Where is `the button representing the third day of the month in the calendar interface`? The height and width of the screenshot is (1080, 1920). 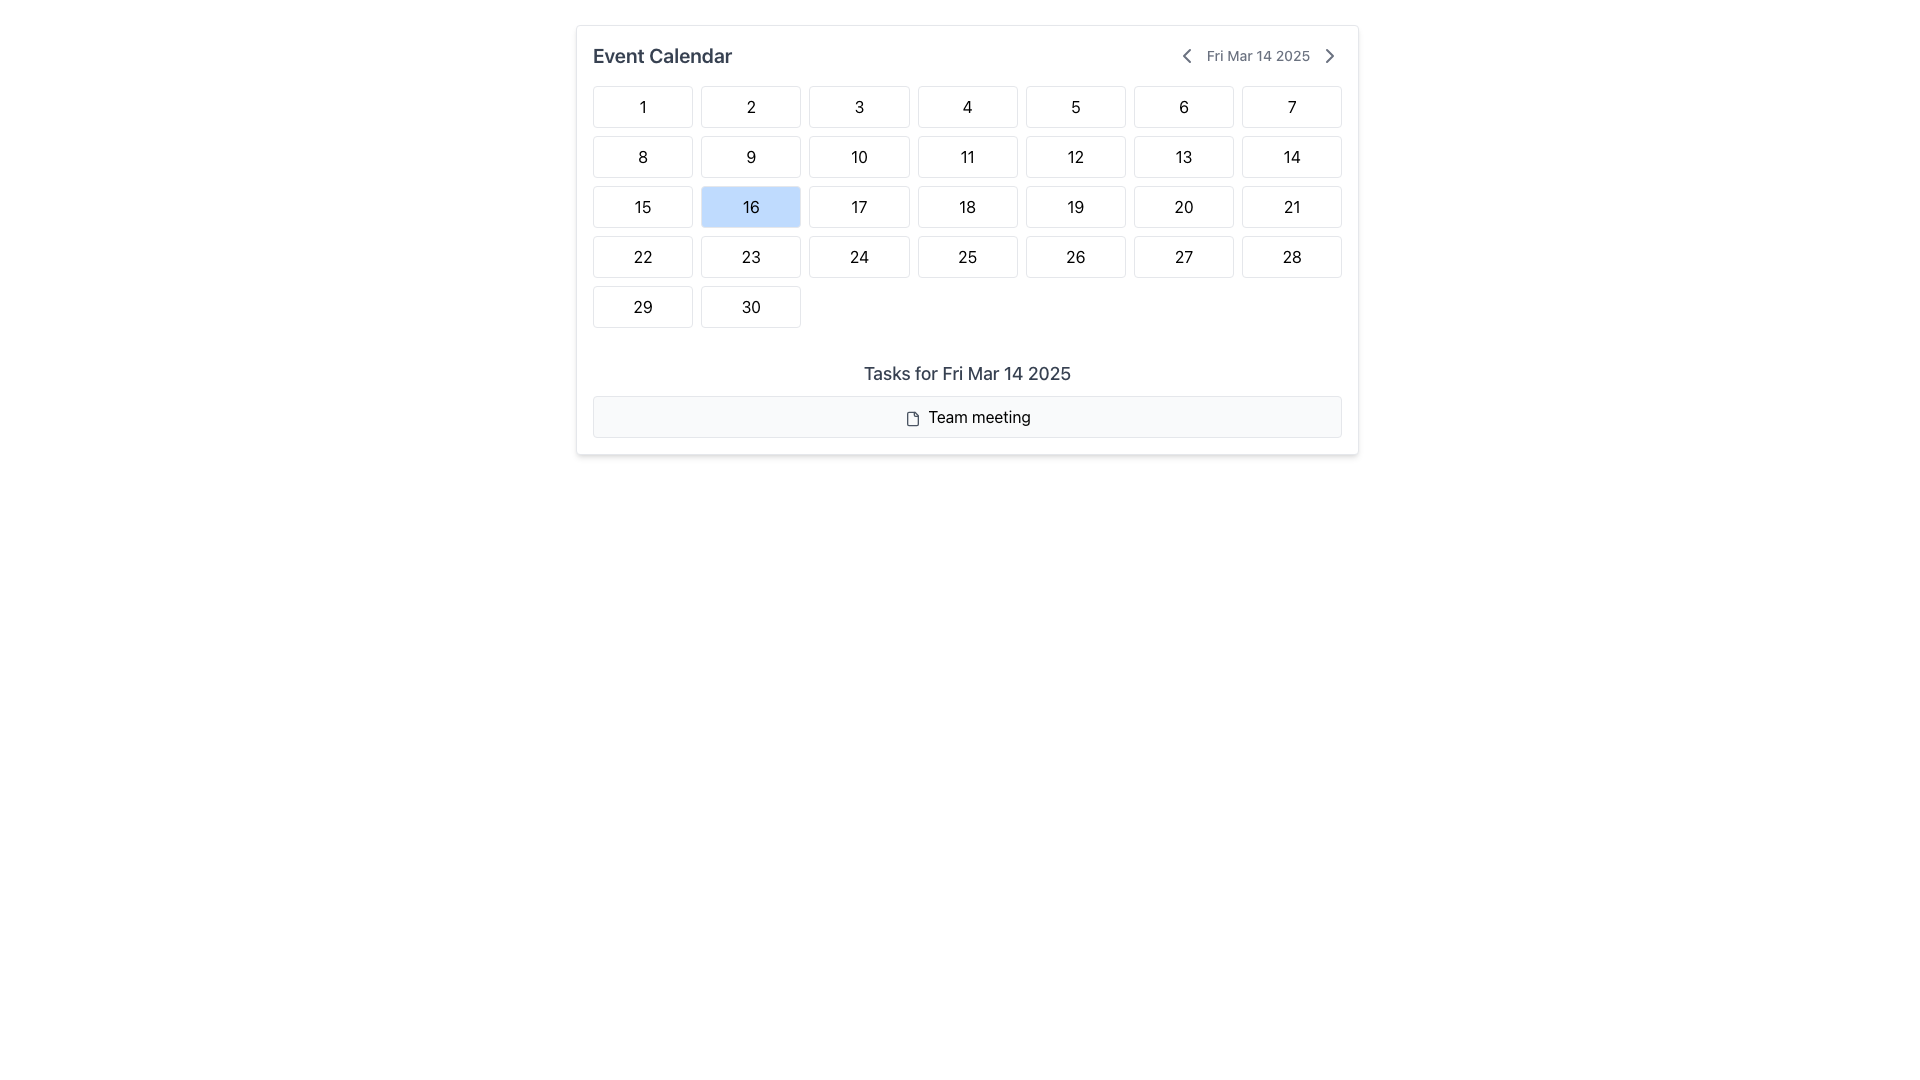 the button representing the third day of the month in the calendar interface is located at coordinates (859, 107).